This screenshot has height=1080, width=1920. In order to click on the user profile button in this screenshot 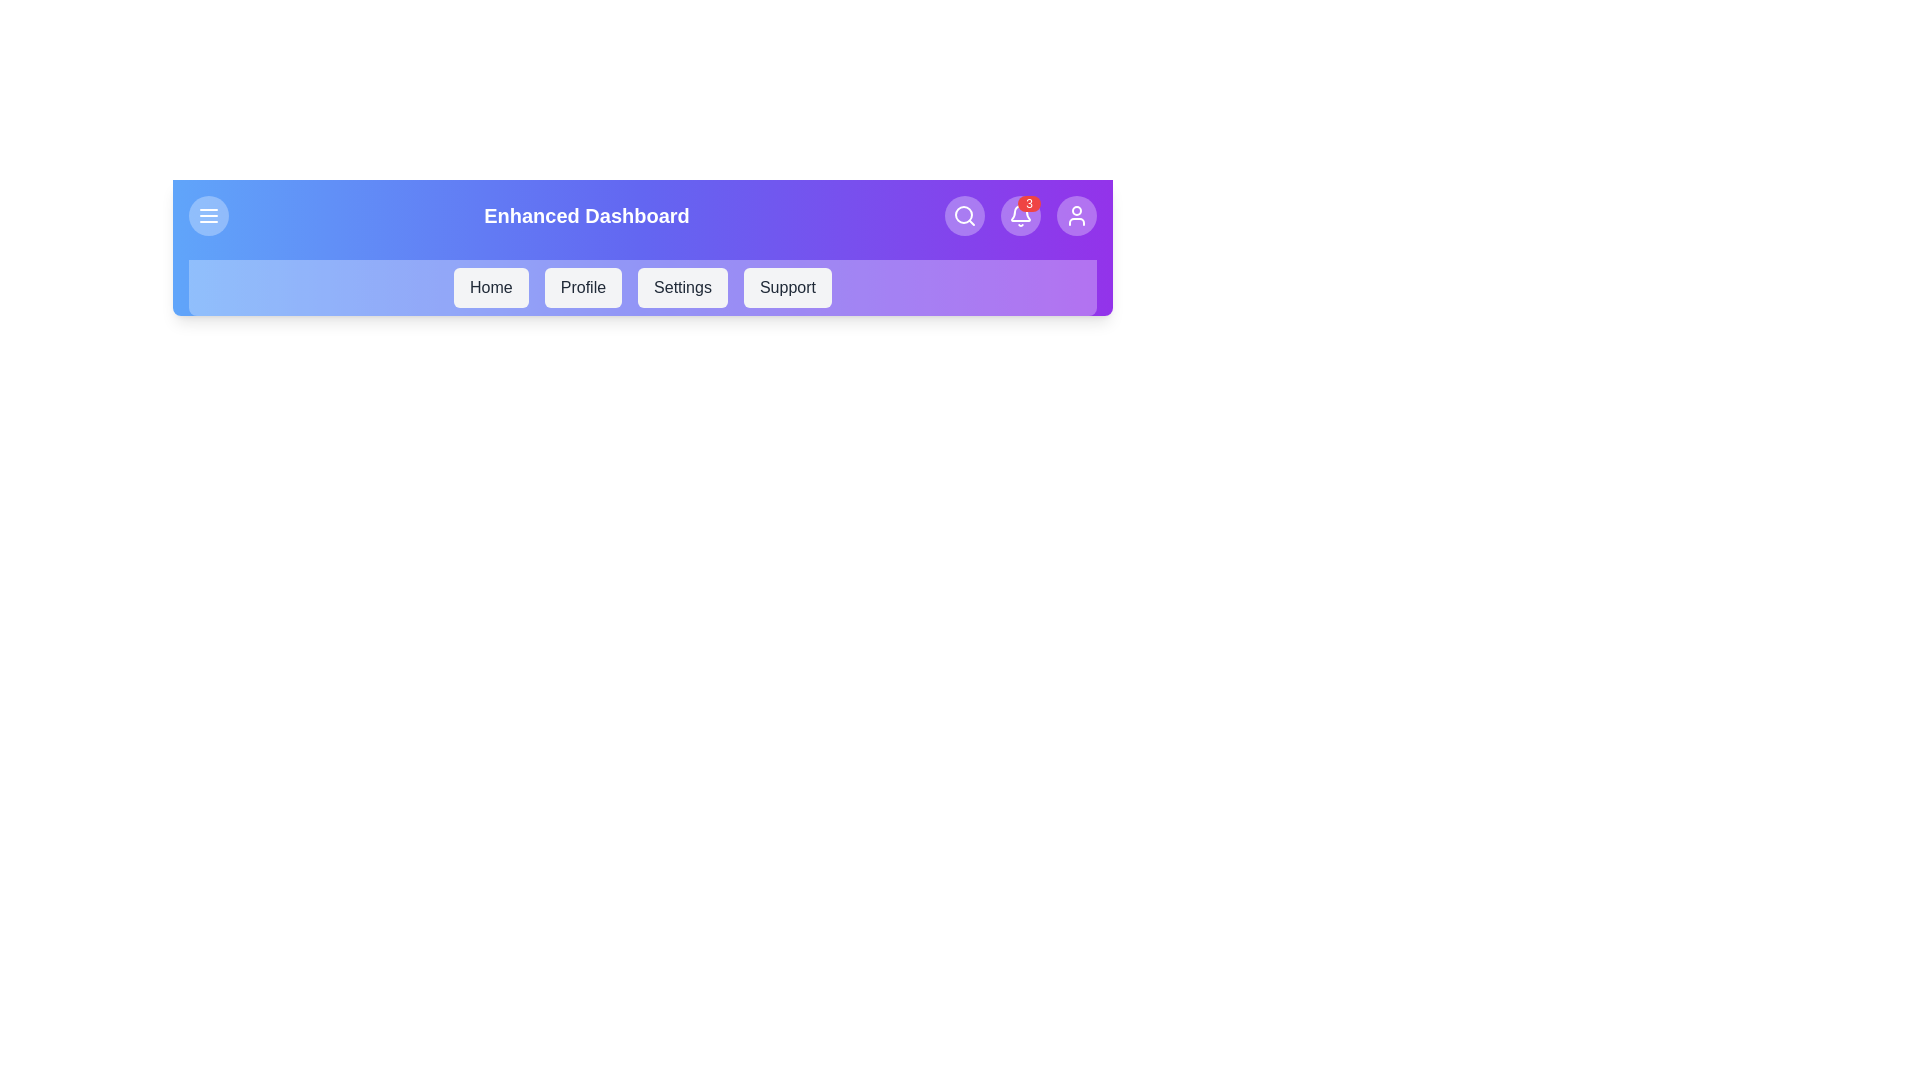, I will do `click(1075, 216)`.